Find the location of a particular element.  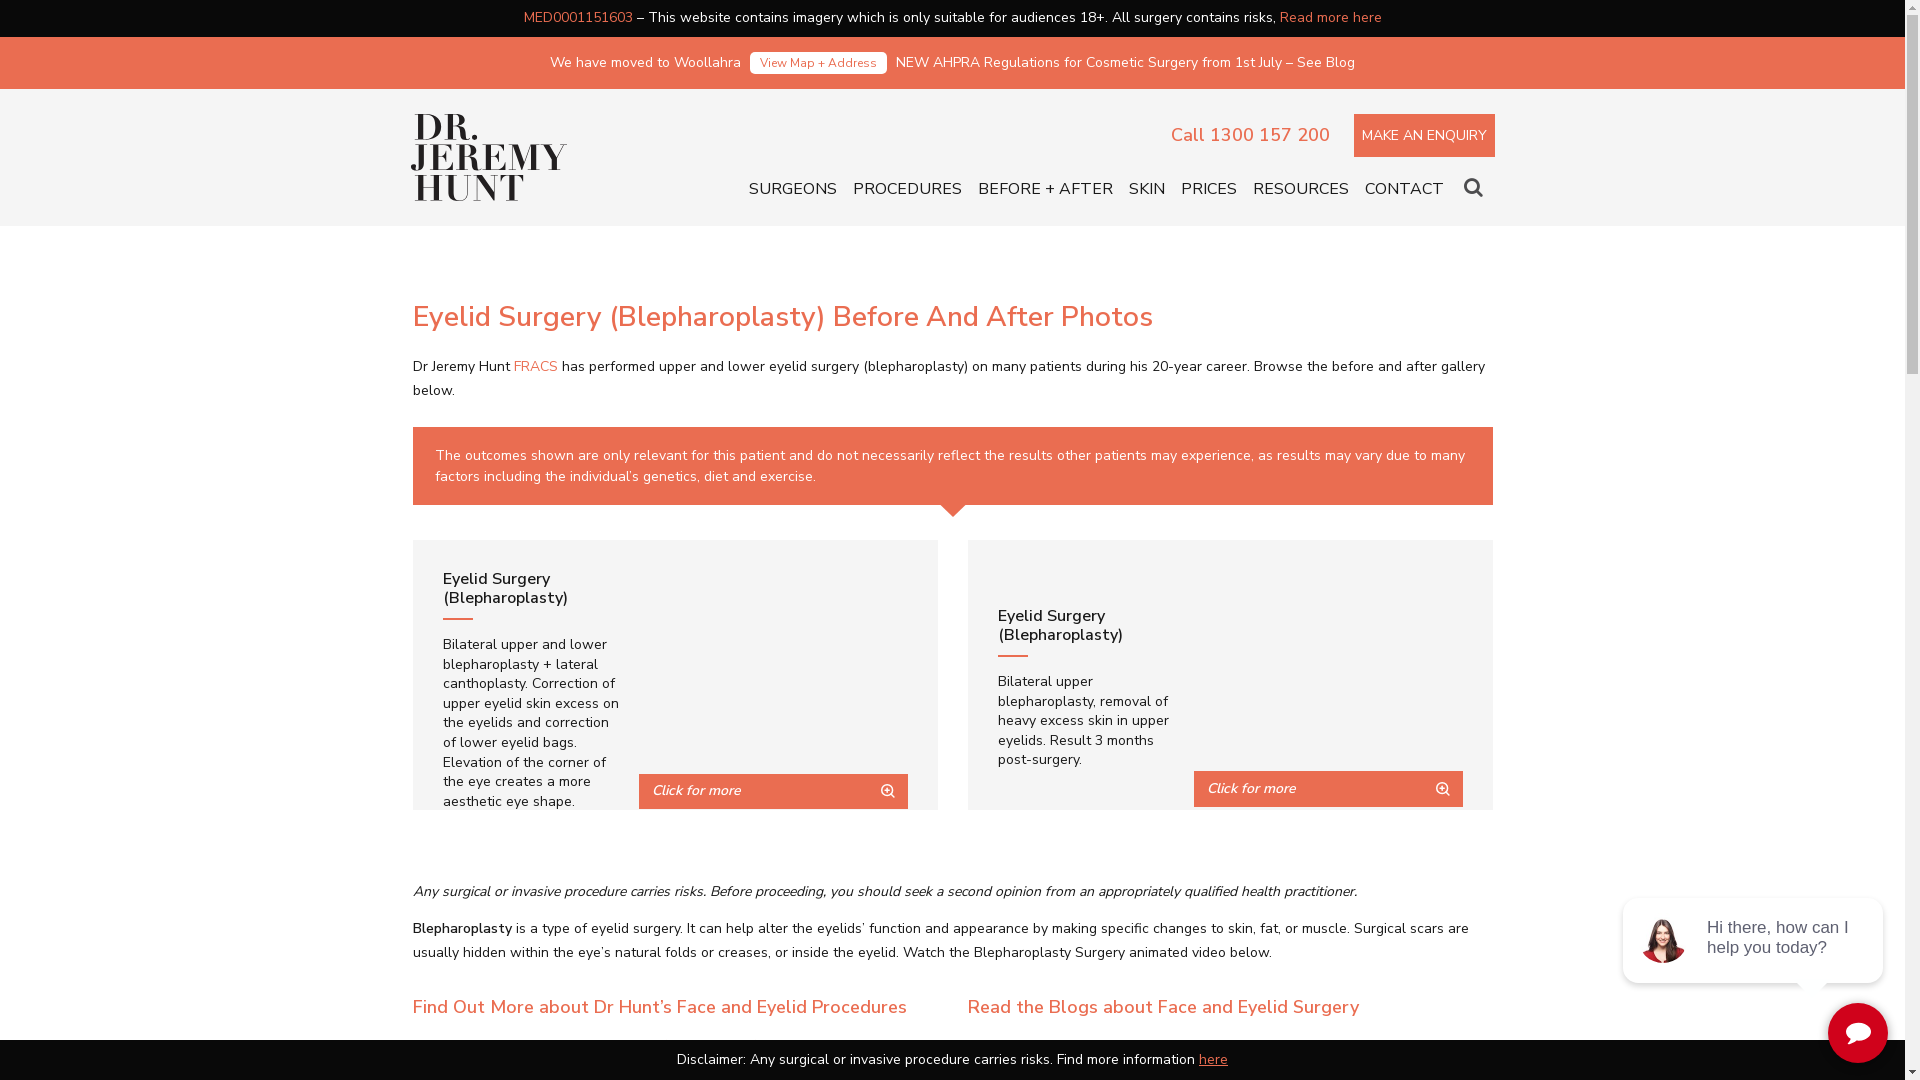

'MED0001151603' is located at coordinates (577, 17).